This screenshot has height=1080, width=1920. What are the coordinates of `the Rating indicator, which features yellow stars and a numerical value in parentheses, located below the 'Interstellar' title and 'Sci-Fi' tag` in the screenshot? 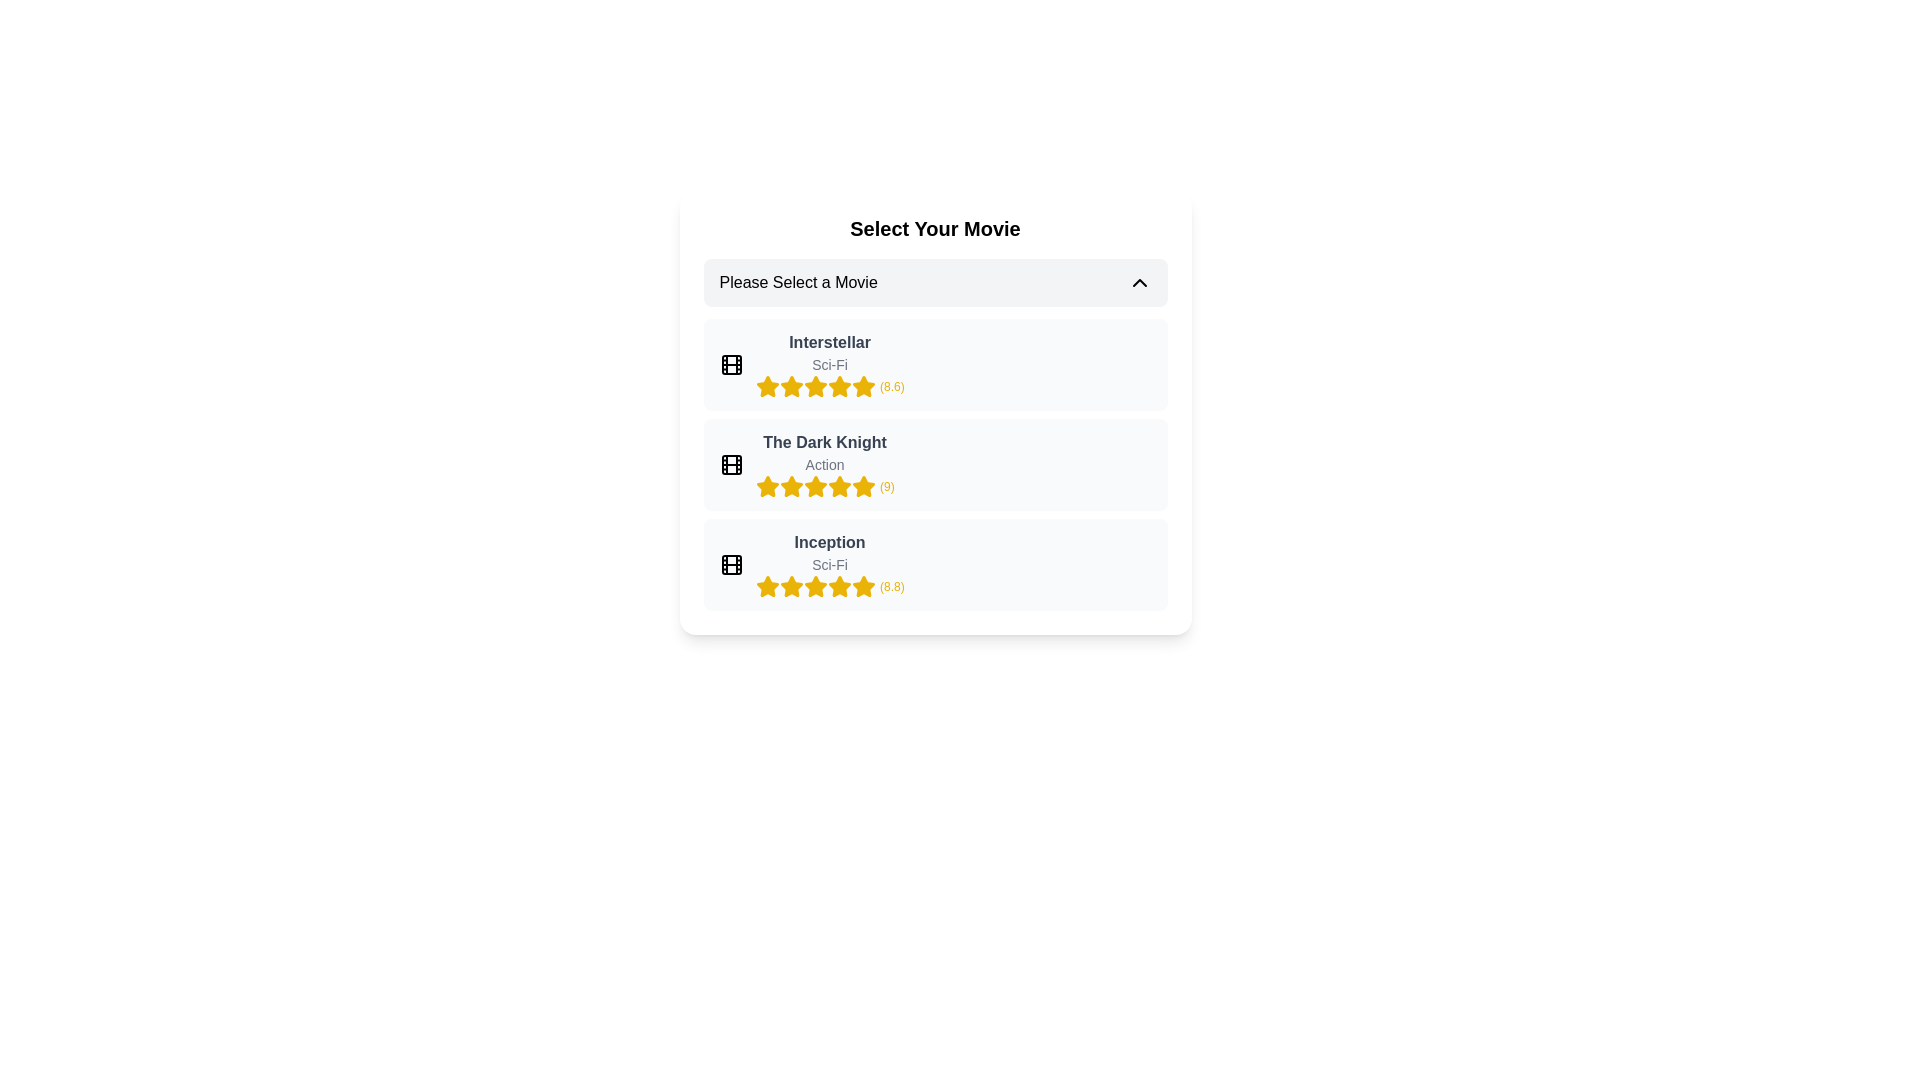 It's located at (830, 386).